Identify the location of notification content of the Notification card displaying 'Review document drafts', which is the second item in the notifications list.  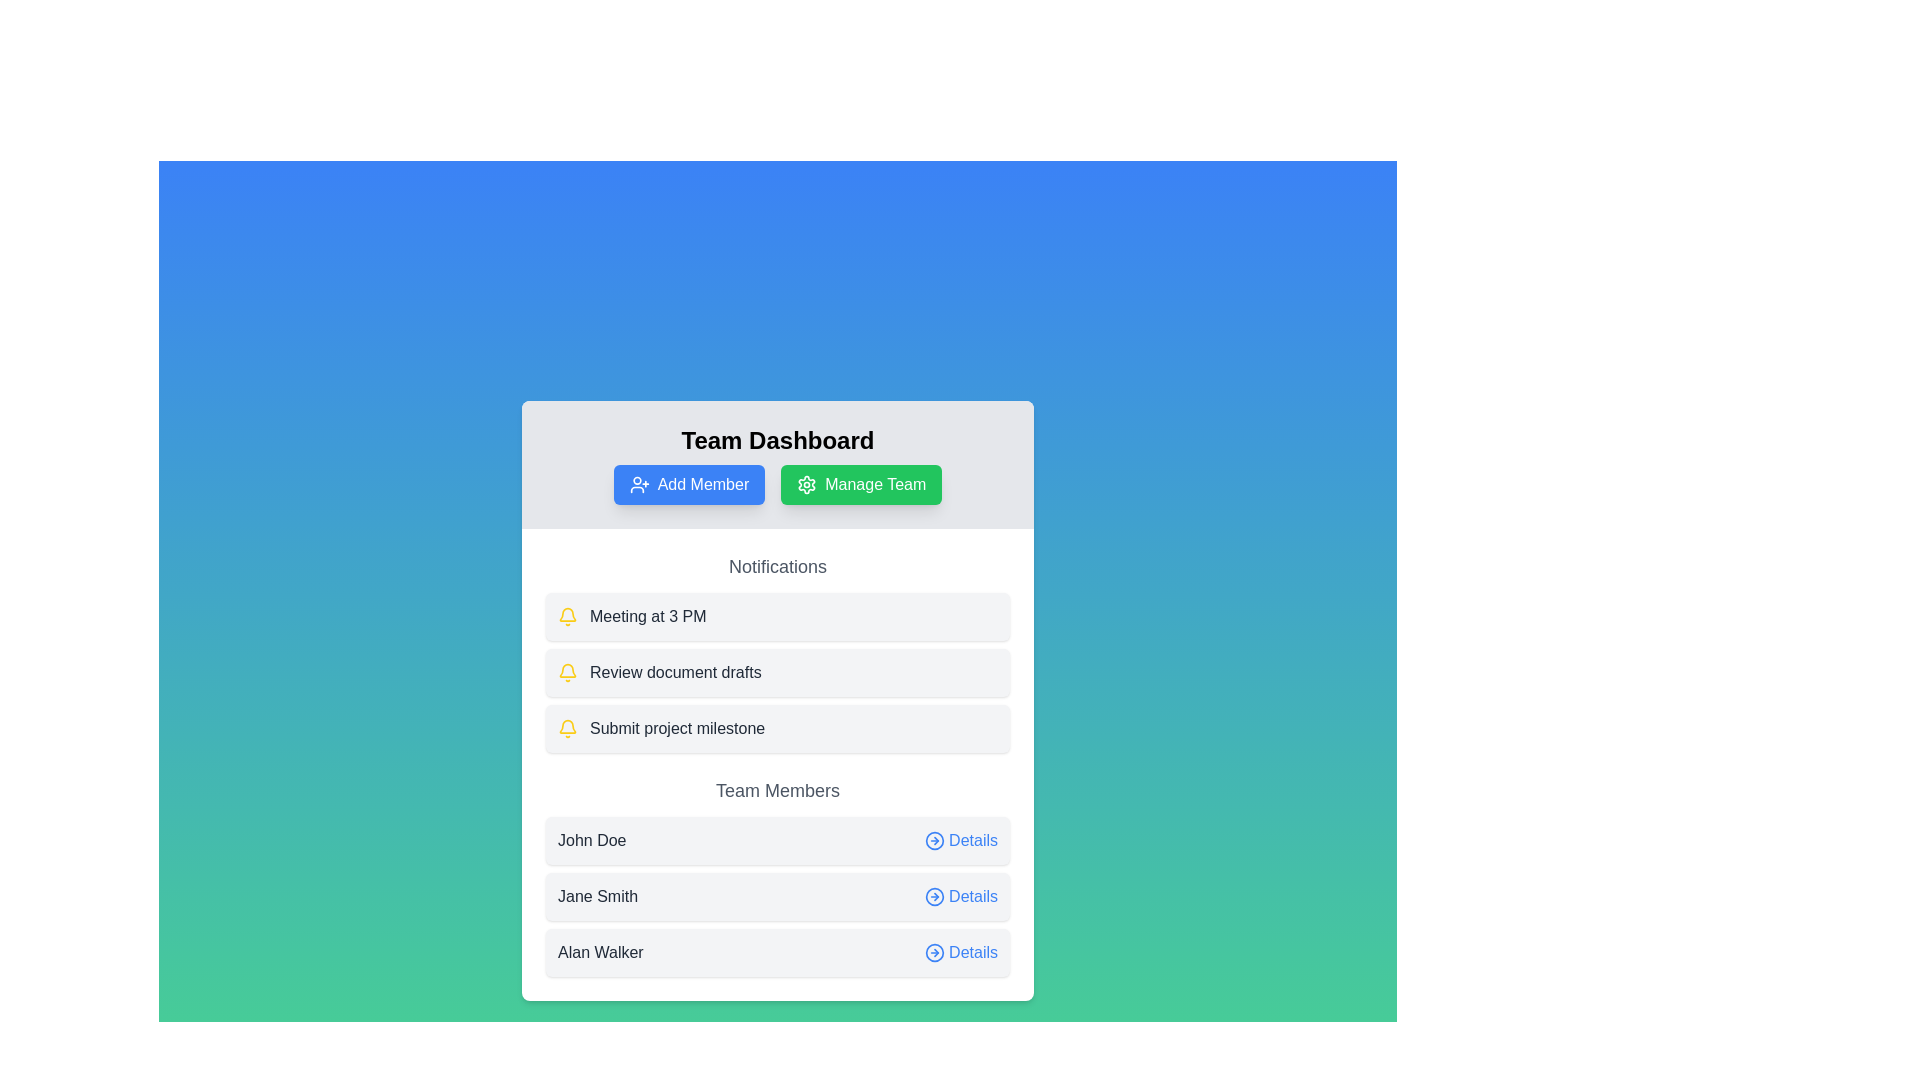
(776, 672).